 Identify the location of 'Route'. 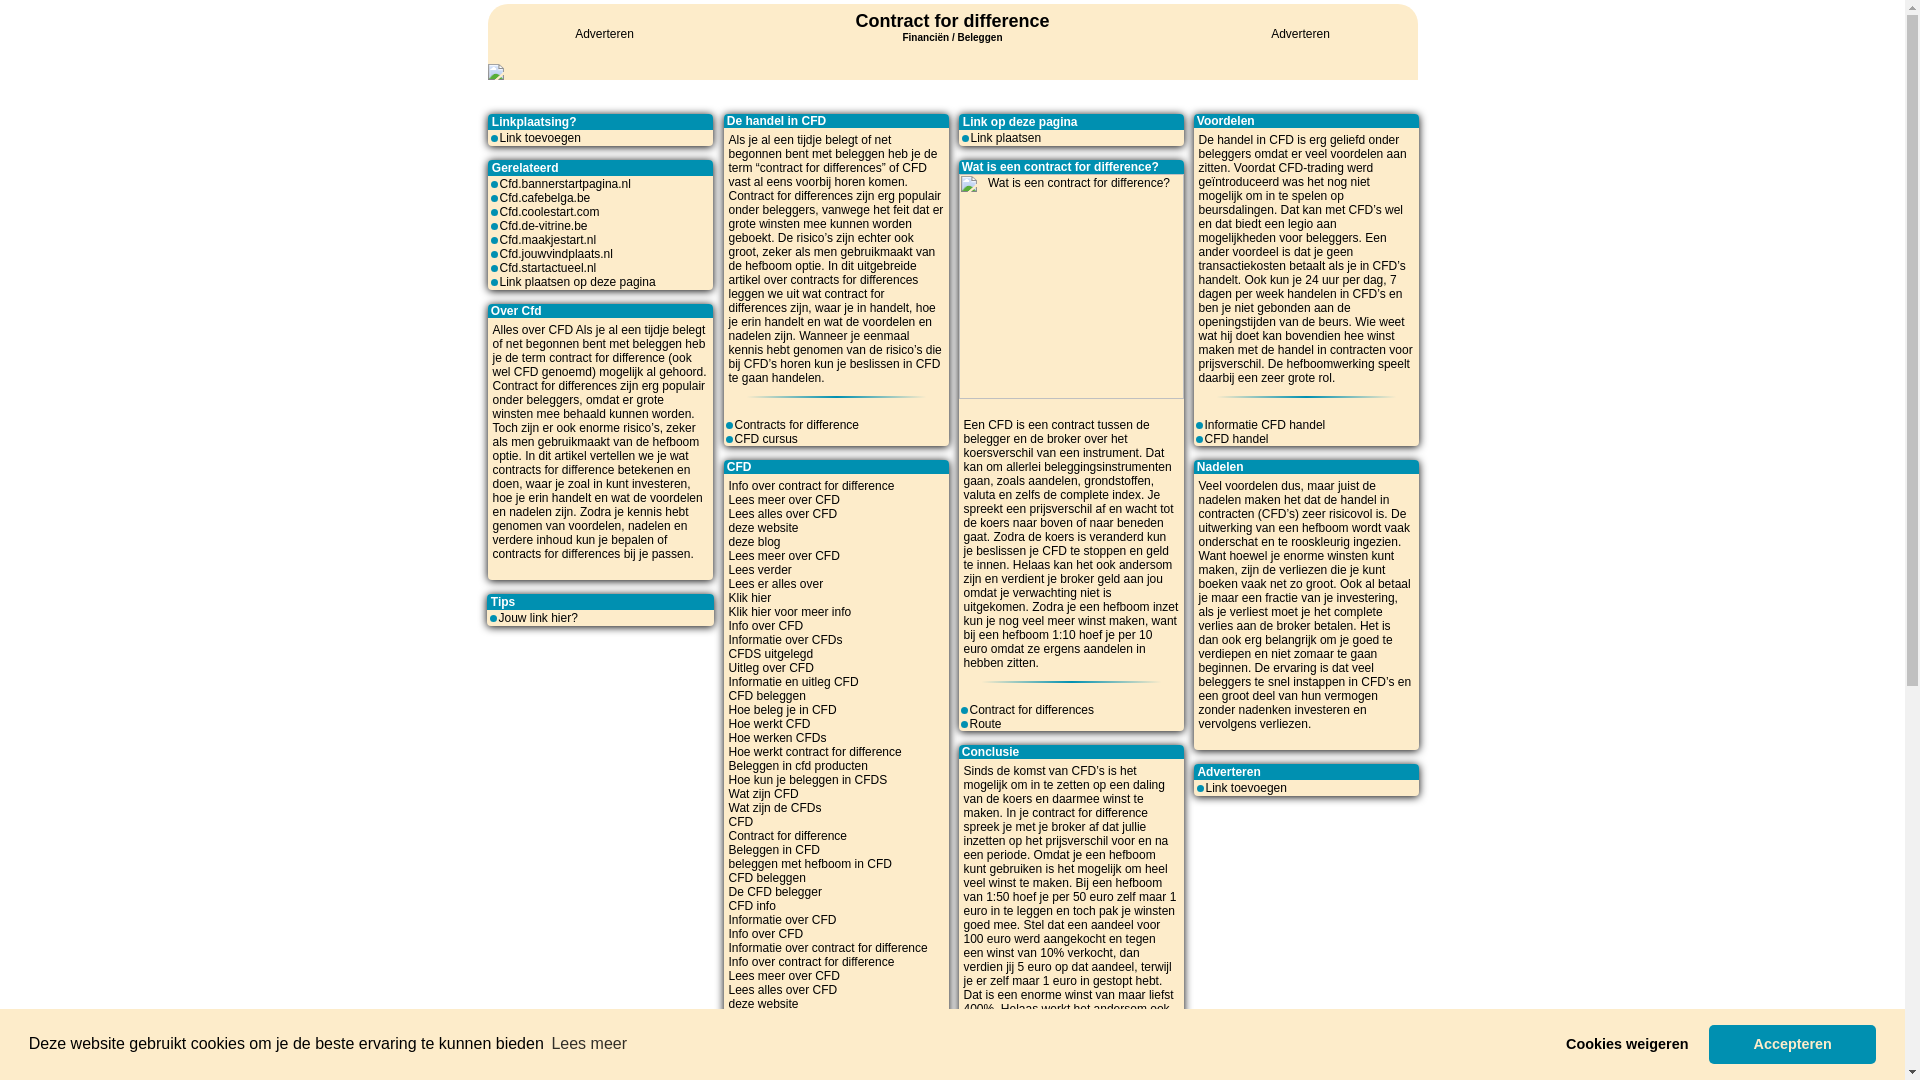
(969, 724).